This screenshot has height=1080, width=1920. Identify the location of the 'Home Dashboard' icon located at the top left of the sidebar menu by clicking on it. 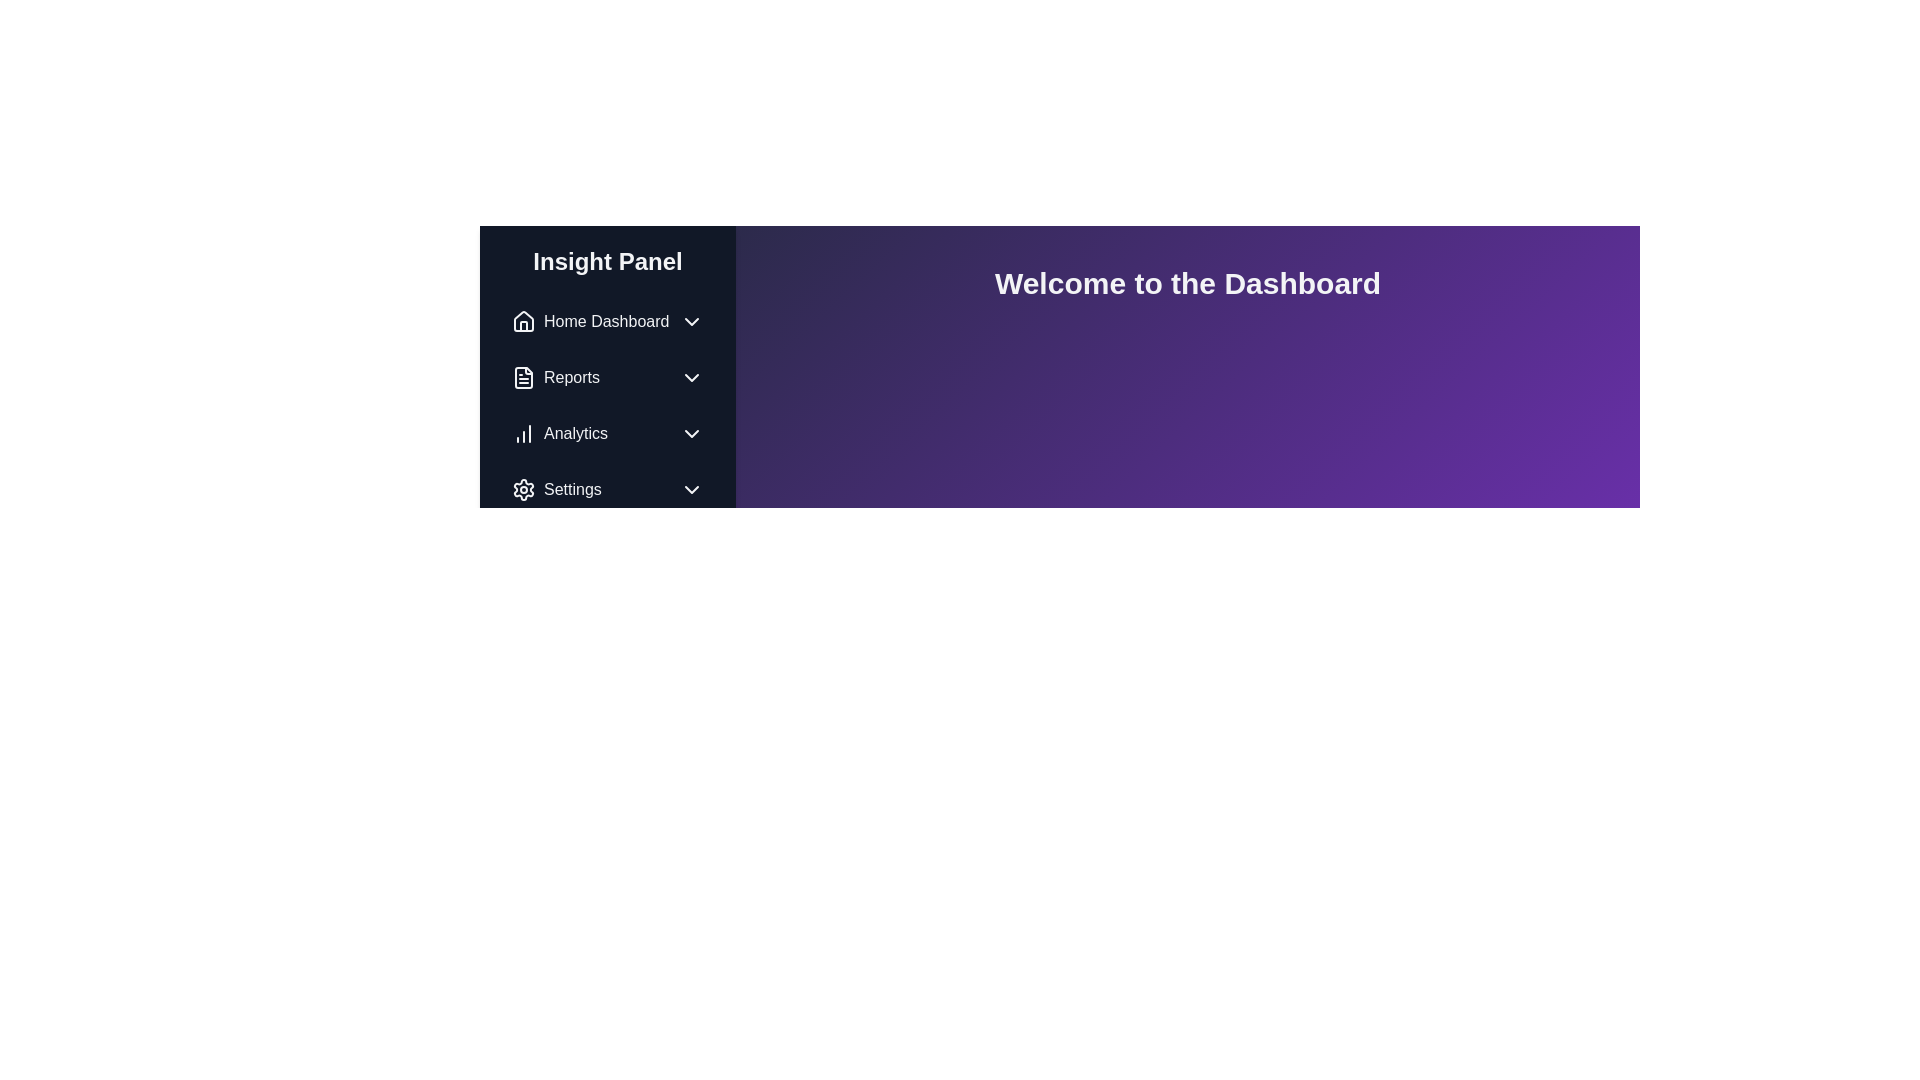
(523, 319).